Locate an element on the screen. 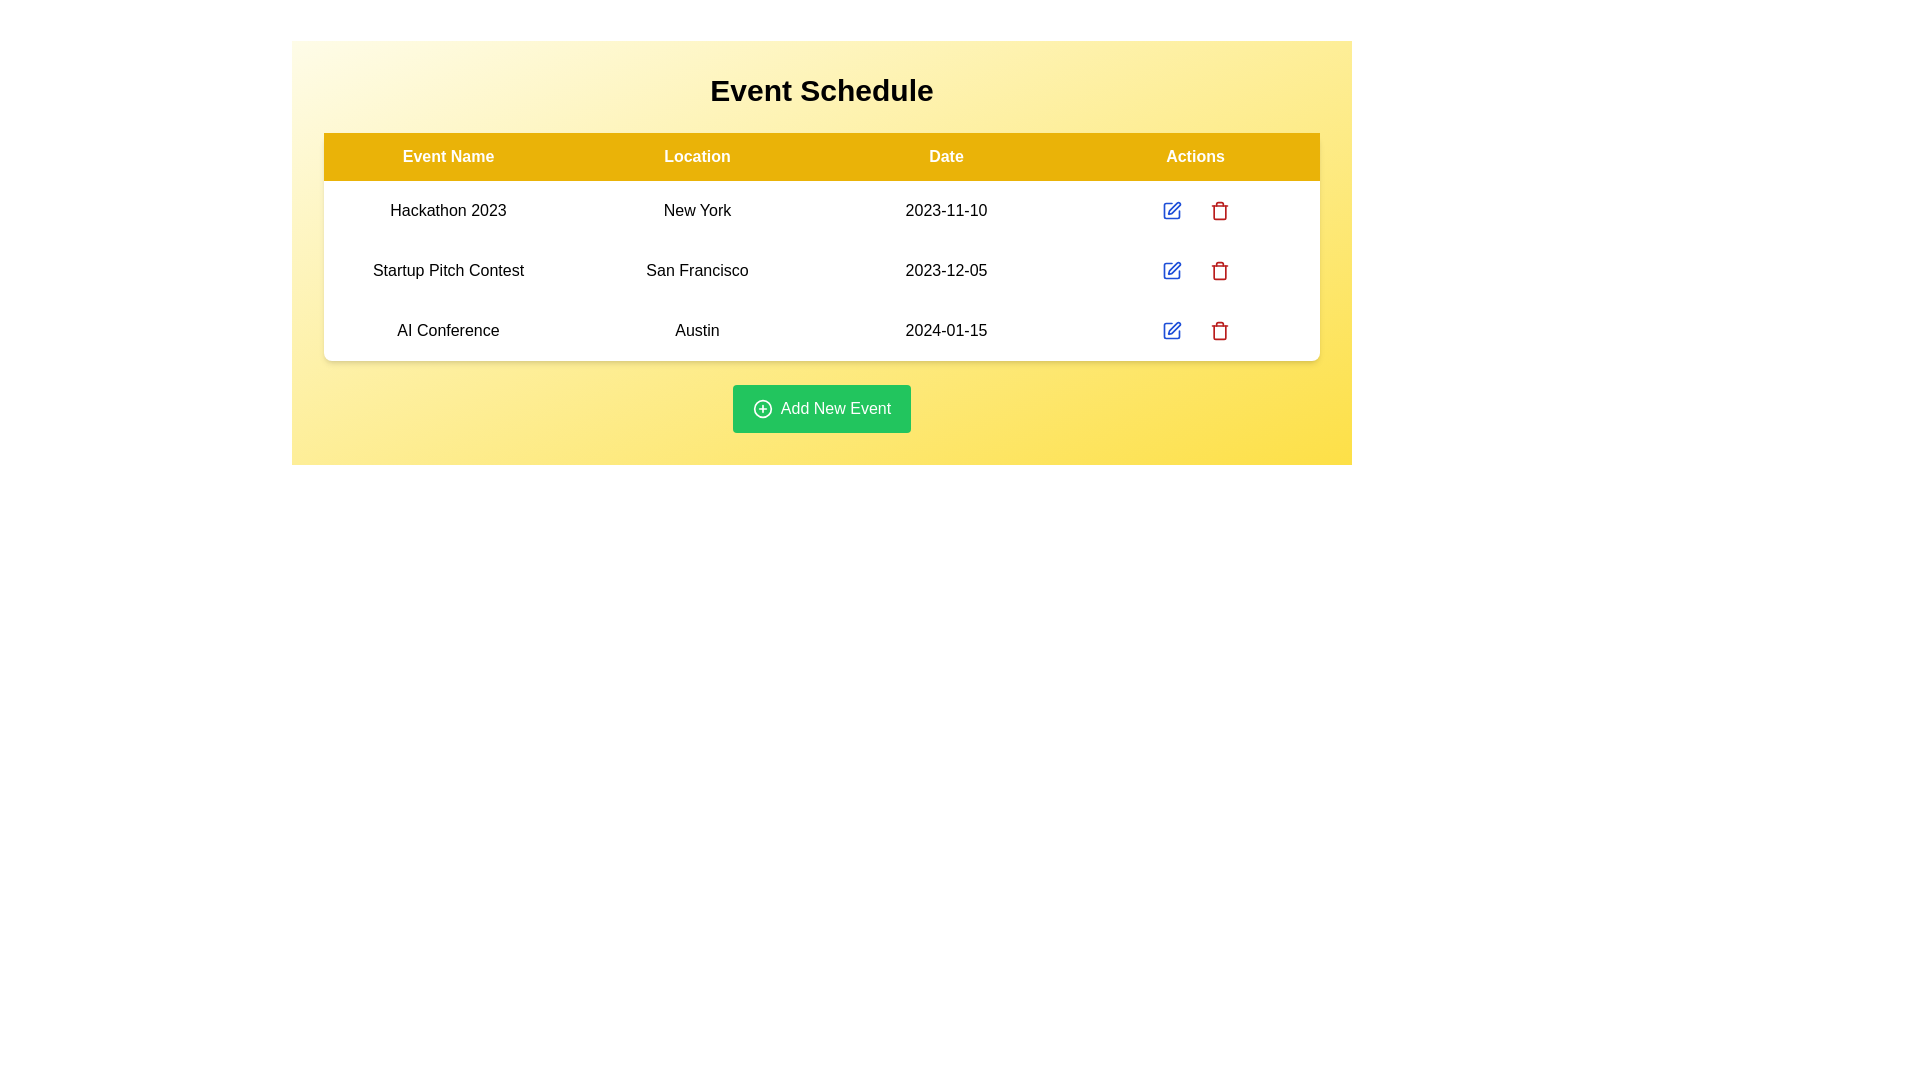 The width and height of the screenshot is (1920, 1080). the edit button for the event AI Conference is located at coordinates (1171, 330).